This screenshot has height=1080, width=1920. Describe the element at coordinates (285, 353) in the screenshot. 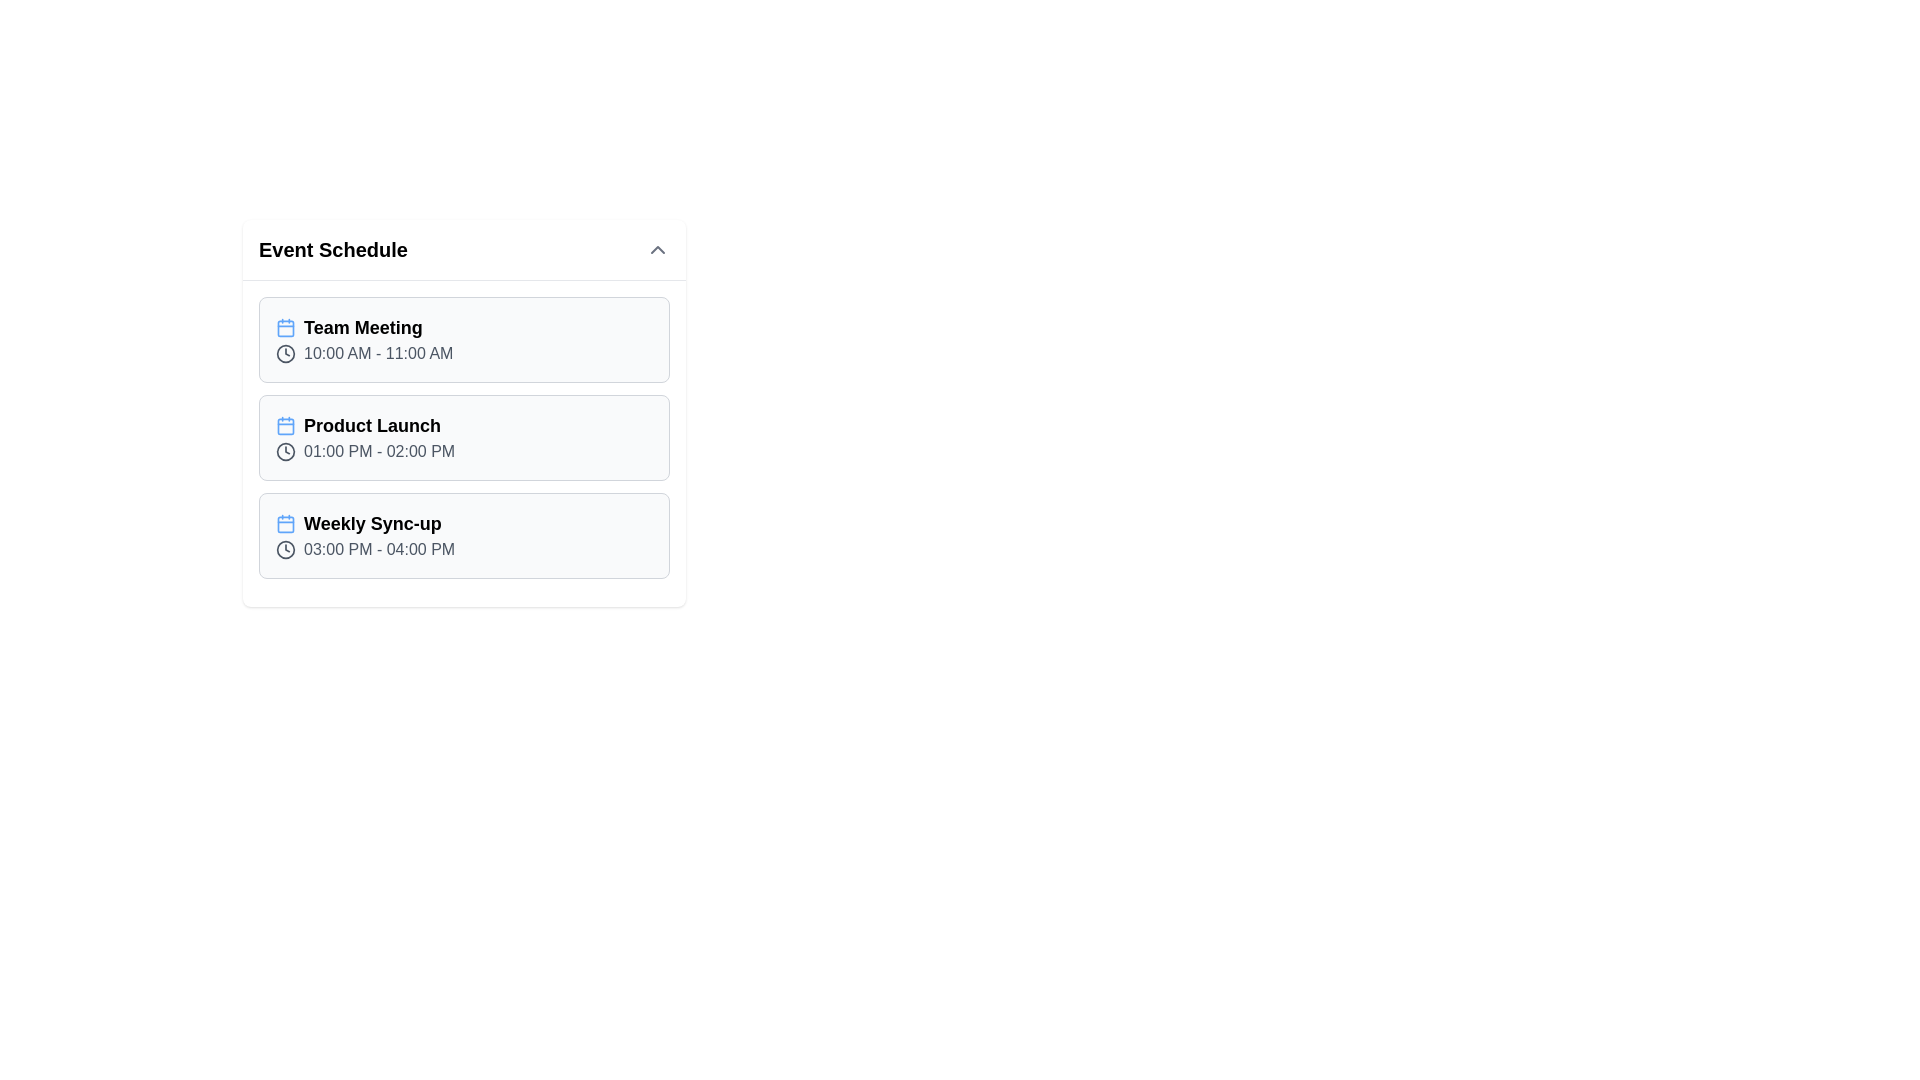

I see `the clock icon, which is a minimalistic design with a circular outline, located next to '10:00 AM - 11:00 AM' in the 'Event Schedule' for 'Team Meeting'` at that location.